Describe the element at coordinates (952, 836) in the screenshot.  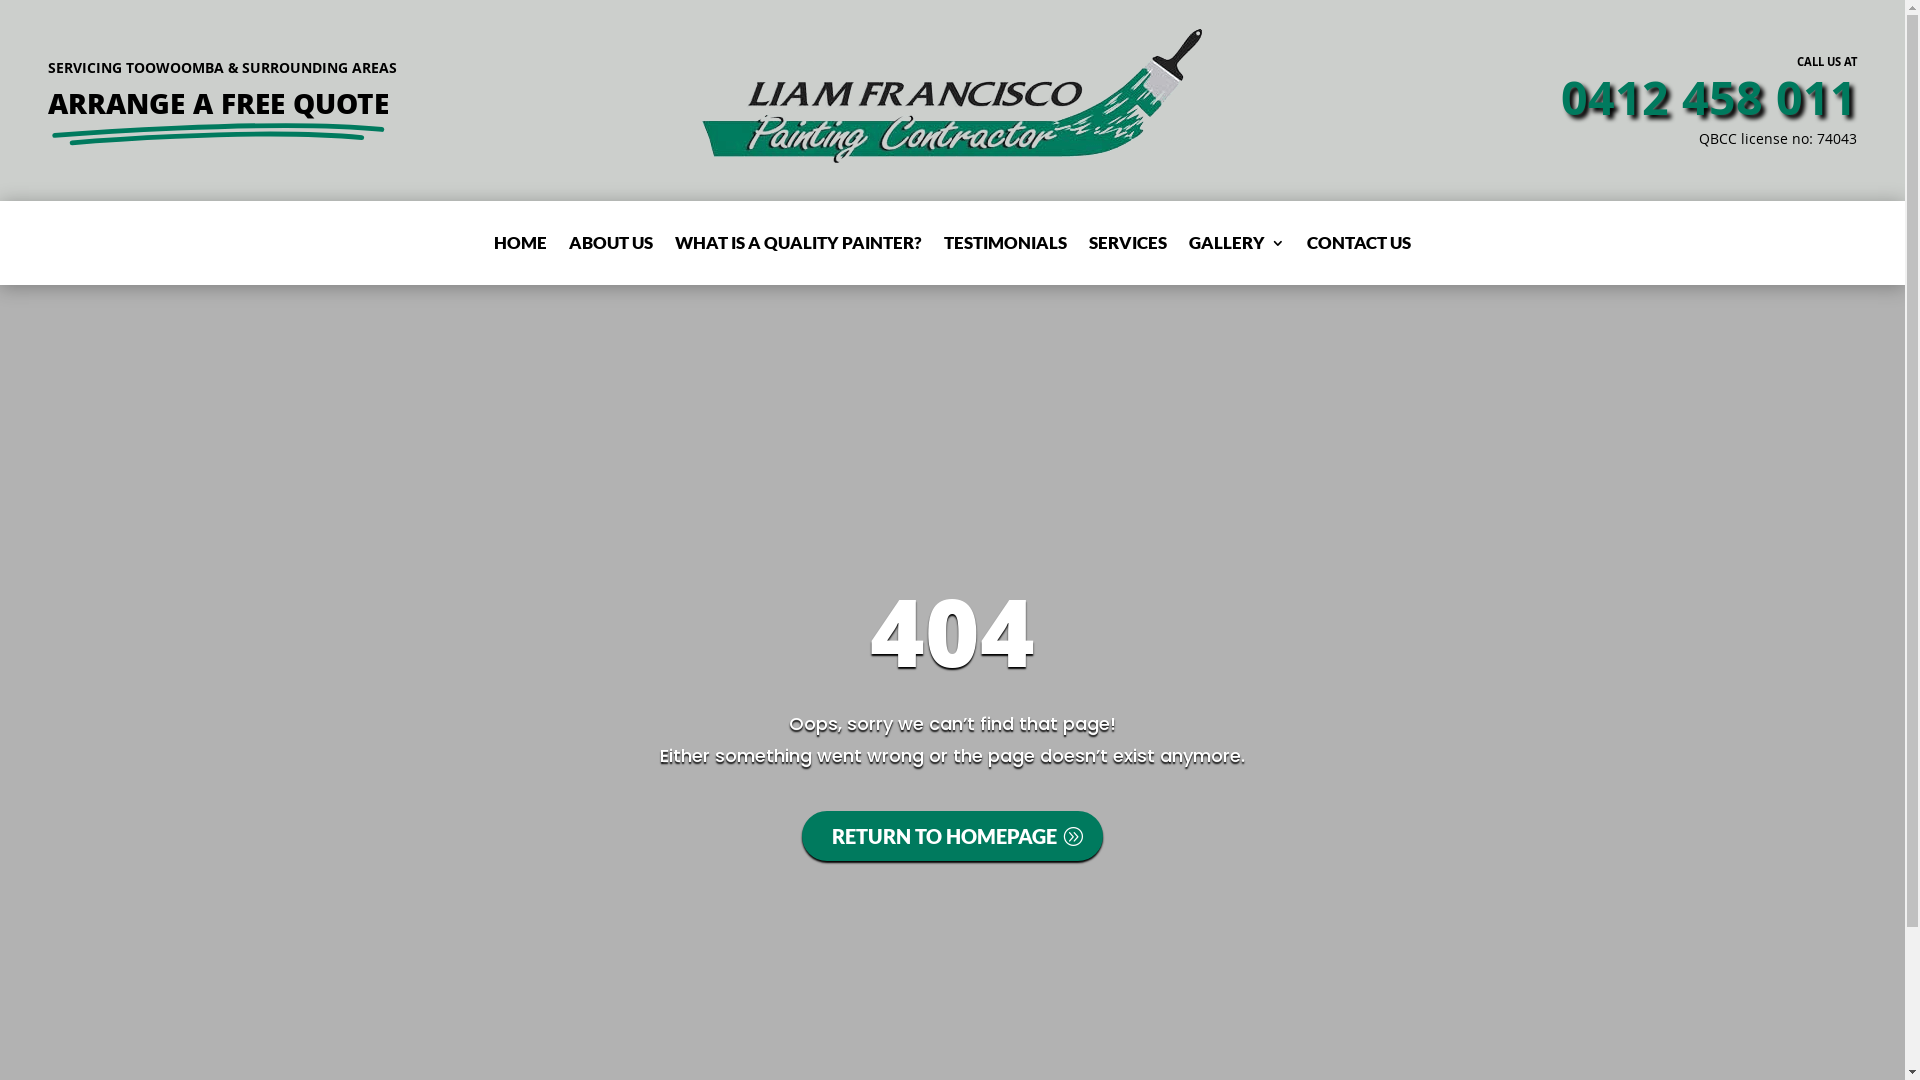
I see `'RETURN TO HOMEPAGE'` at that location.